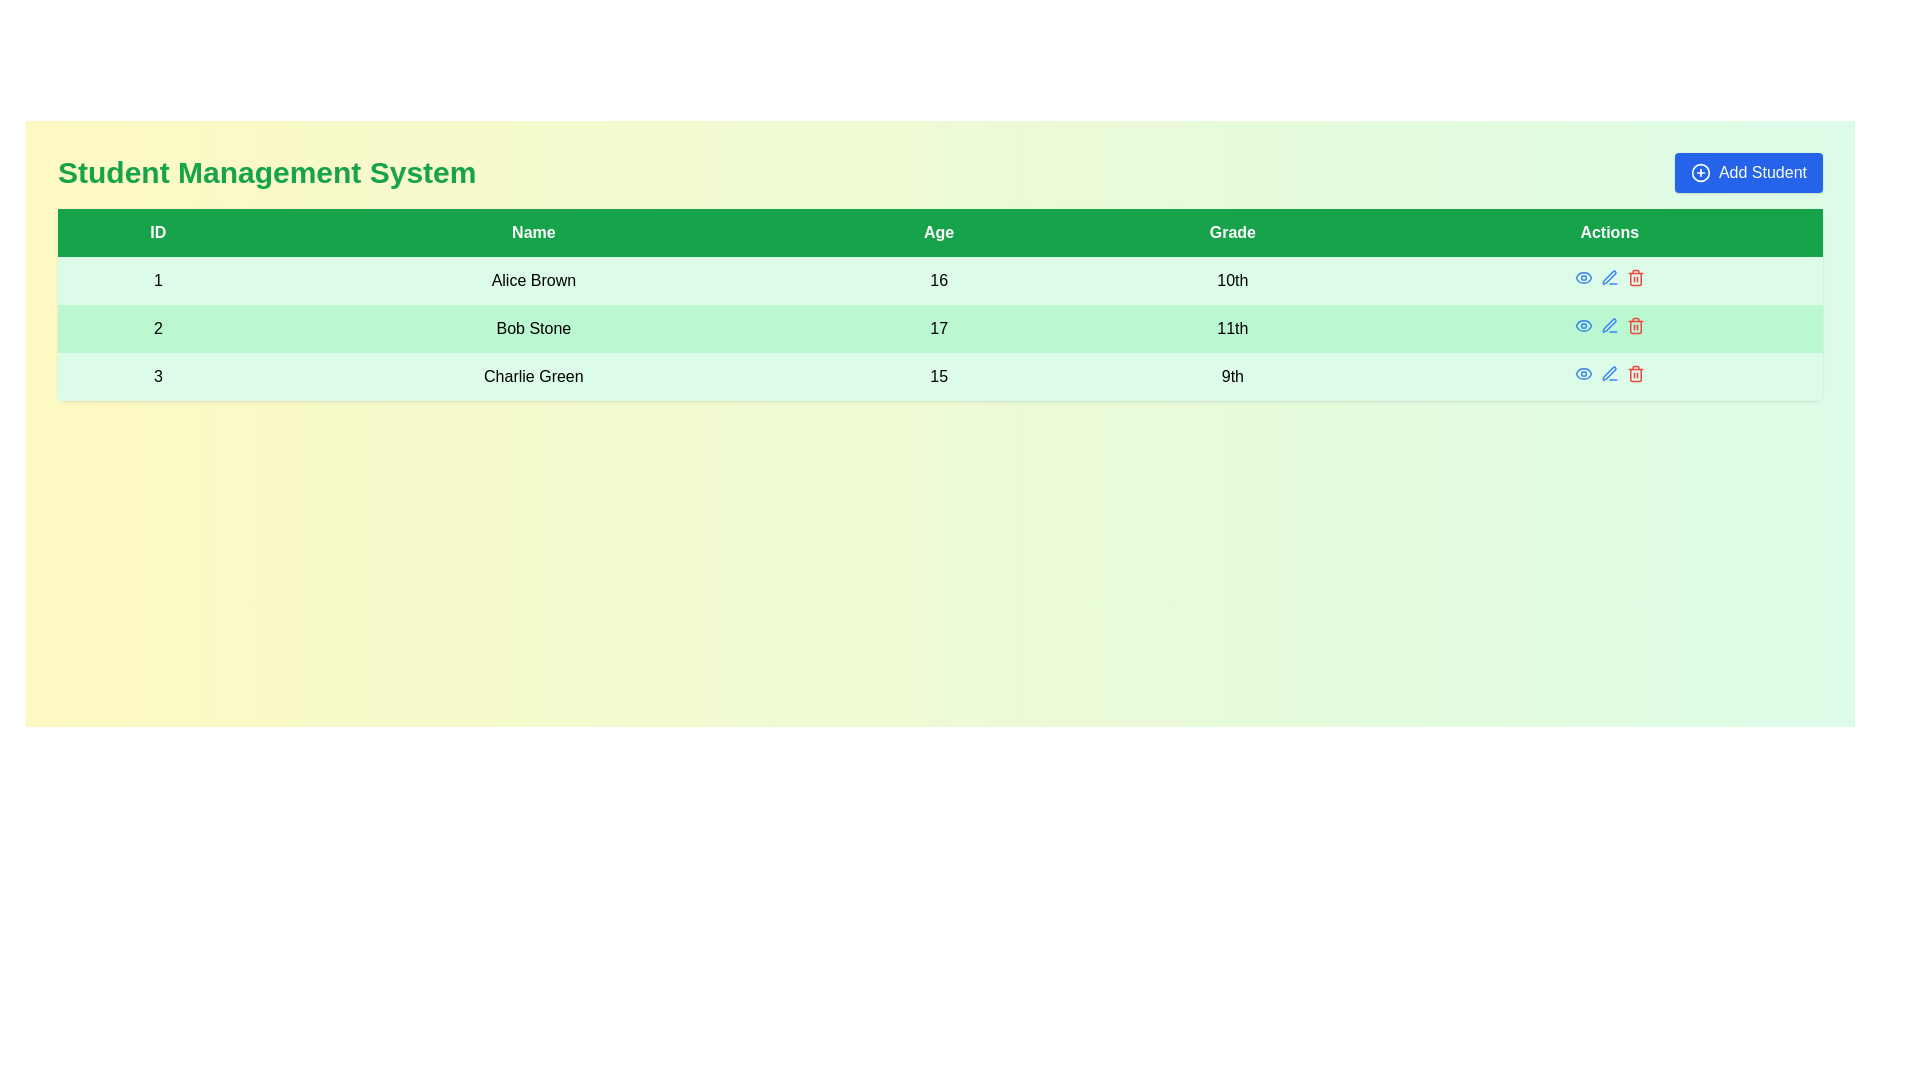 Image resolution: width=1920 pixels, height=1080 pixels. What do you see at coordinates (1231, 281) in the screenshot?
I see `the text label indicating the grade for the student 'Alice Brown' in the fourth cell of the table, which is adjacent to the 'Age' column on the left and the 'Actions' column on the right` at bounding box center [1231, 281].